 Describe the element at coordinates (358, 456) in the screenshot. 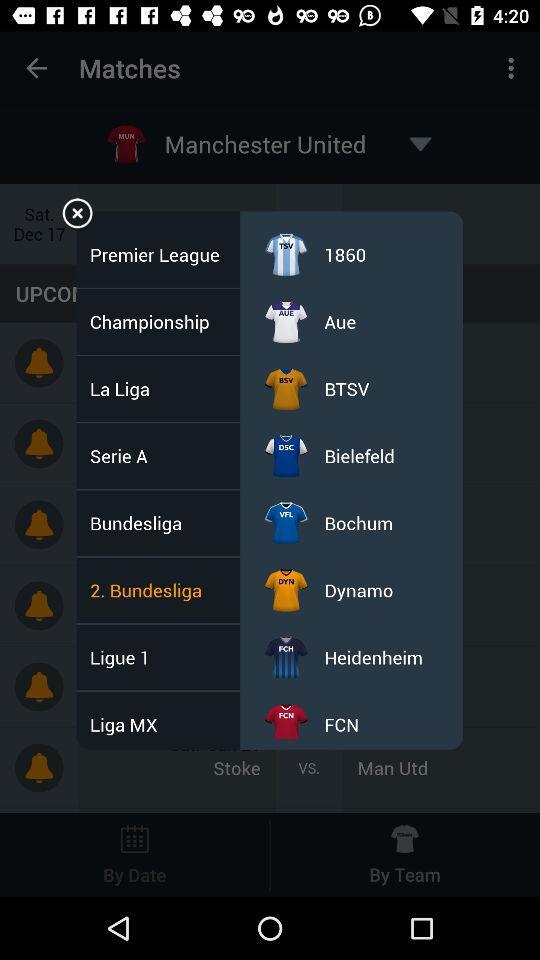

I see `the item above the bochum` at that location.